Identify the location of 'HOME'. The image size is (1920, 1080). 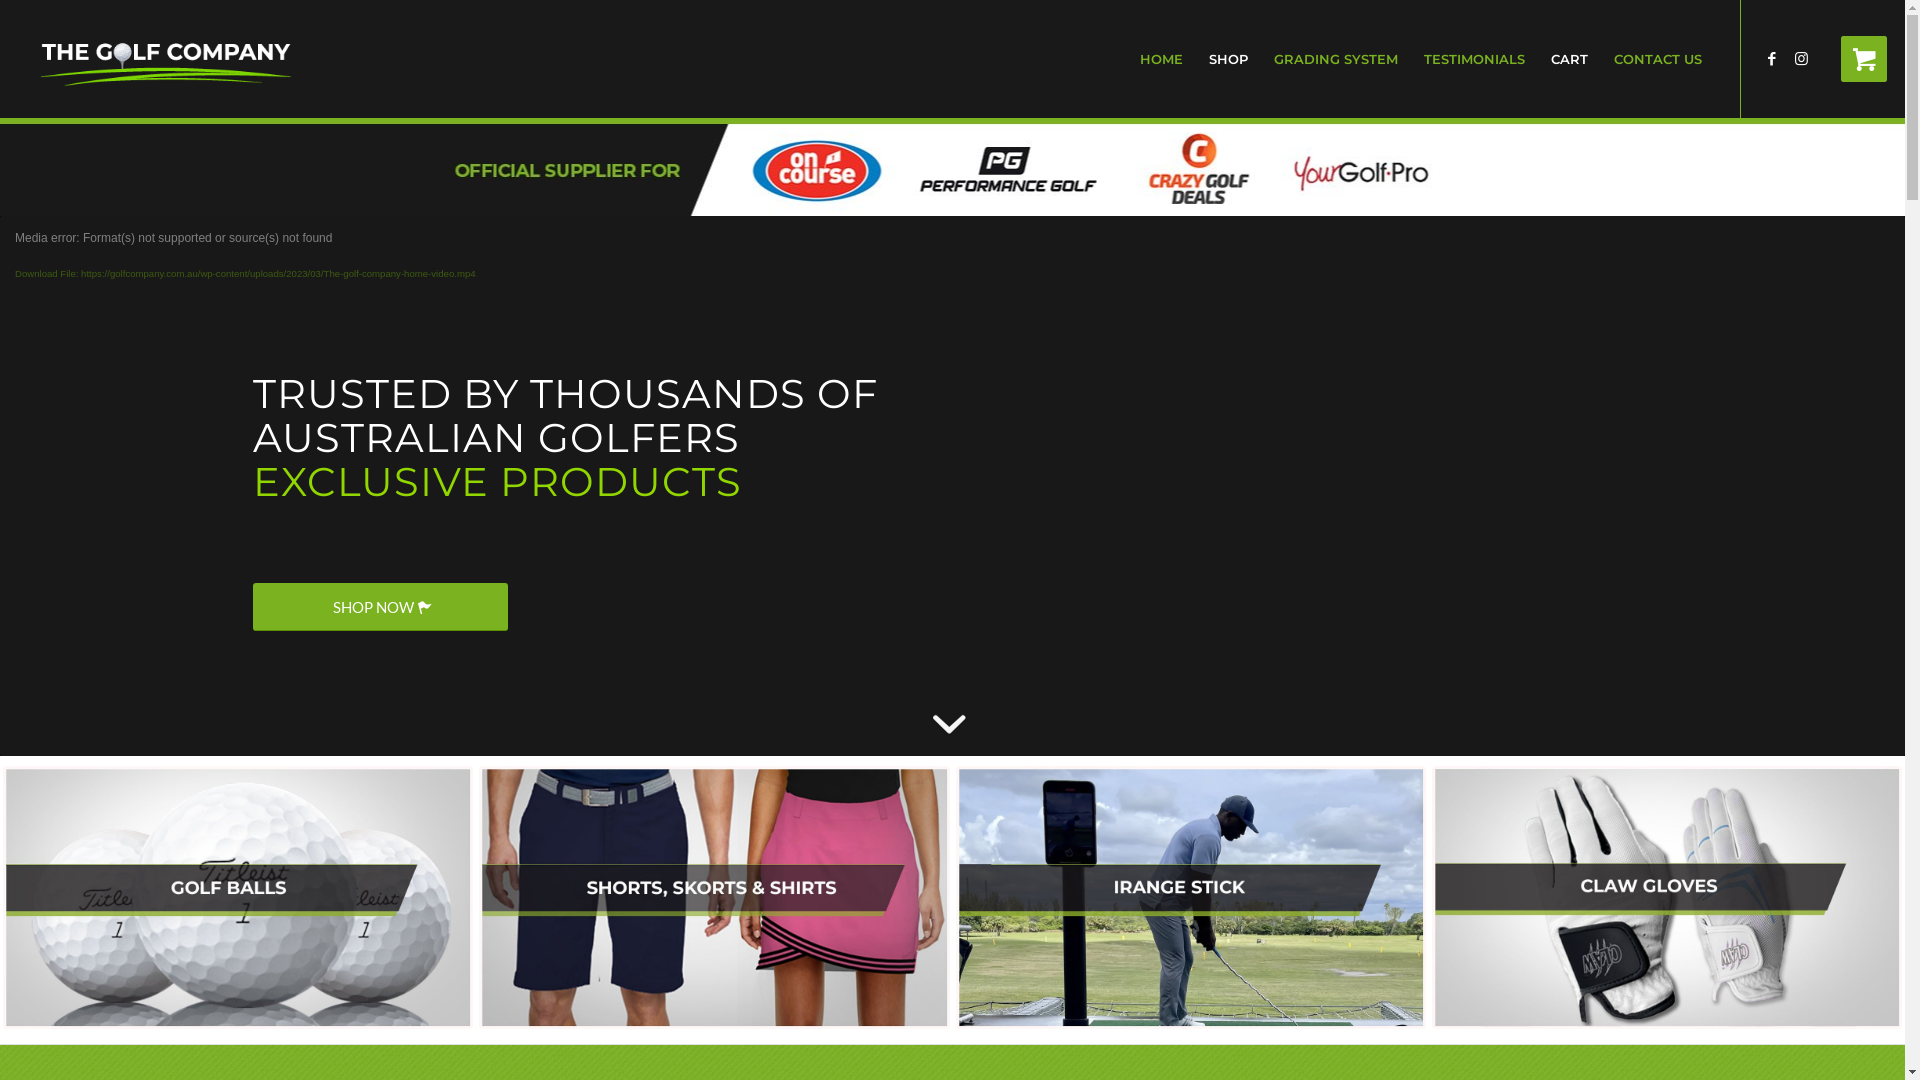
(1161, 57).